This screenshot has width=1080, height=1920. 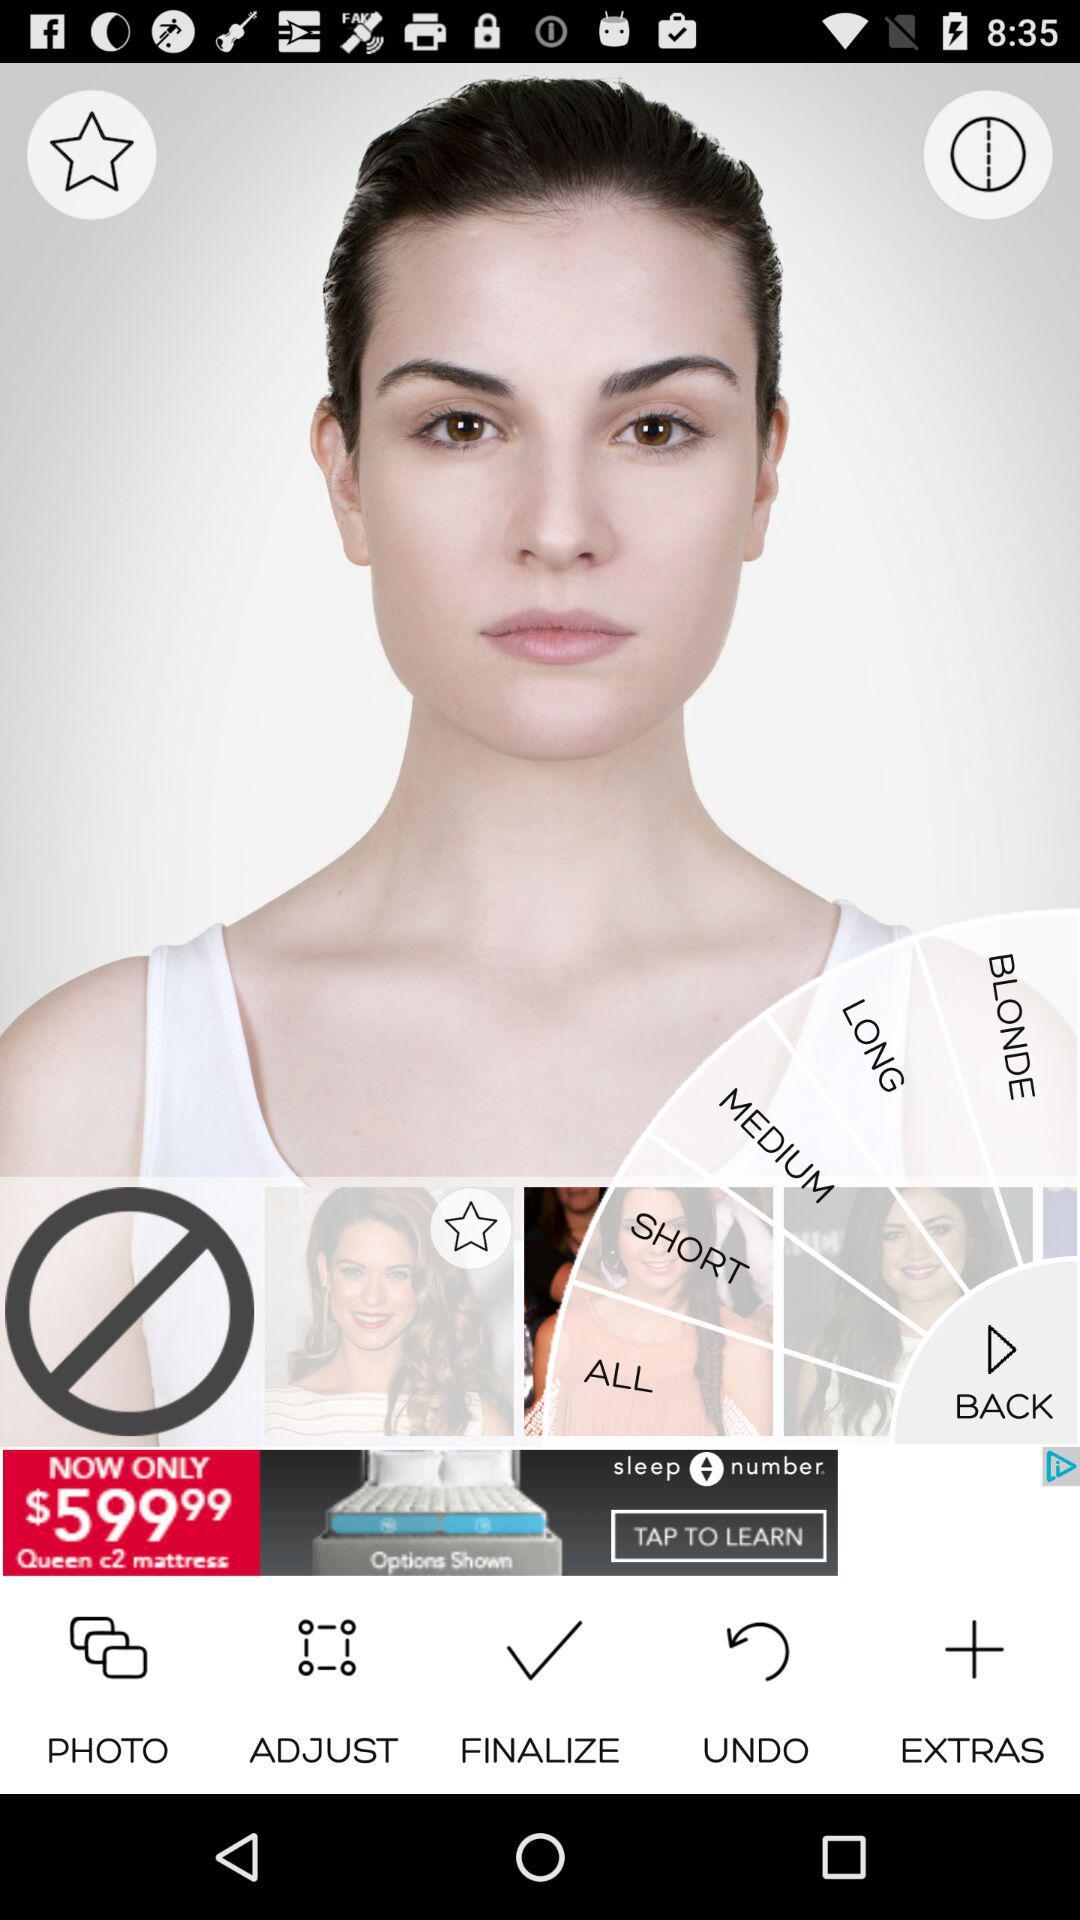 I want to click on the star icon, so click(x=91, y=165).